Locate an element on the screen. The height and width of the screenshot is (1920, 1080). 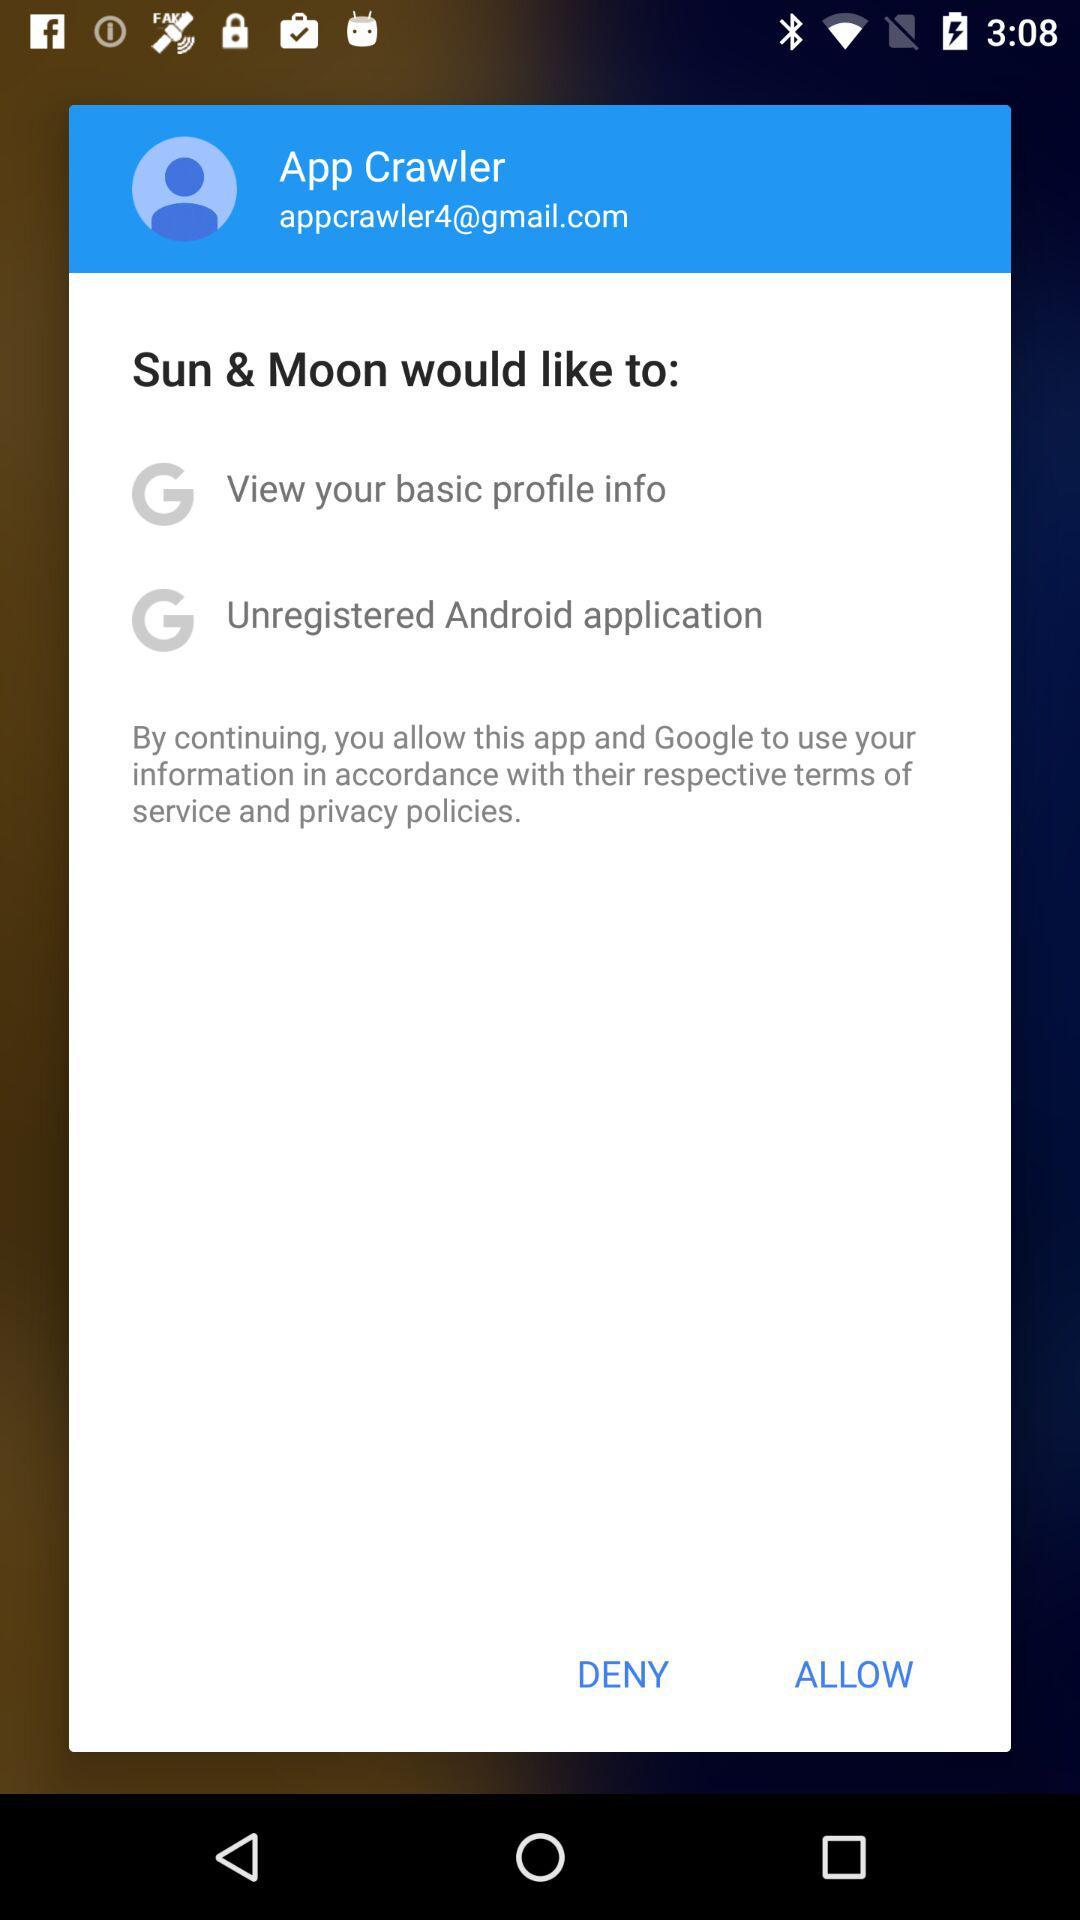
item above the sun moon would item is located at coordinates (184, 188).